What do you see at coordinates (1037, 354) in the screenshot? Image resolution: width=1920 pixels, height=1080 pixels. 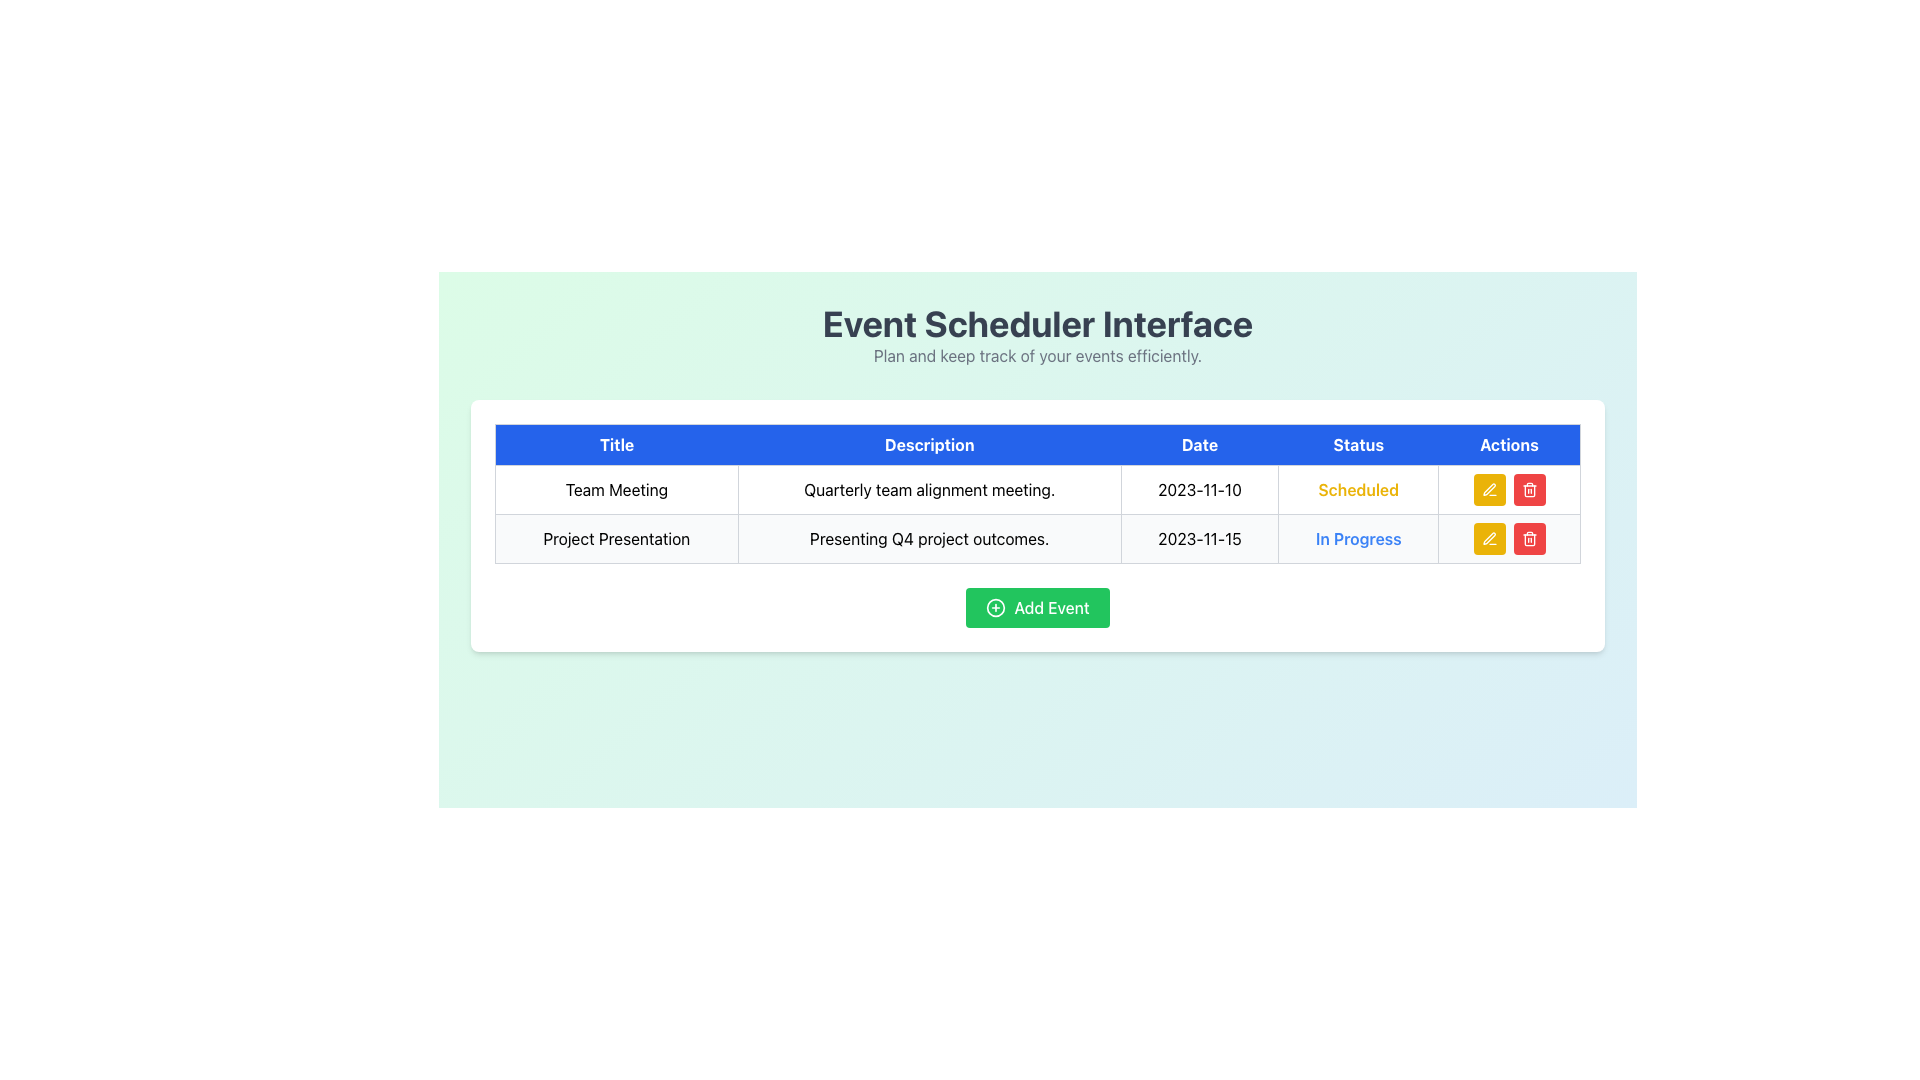 I see `the static text element that reads 'Plan and keep track of your events efficiently.' which is located directly below the header 'Event Scheduler Interface.'` at bounding box center [1037, 354].